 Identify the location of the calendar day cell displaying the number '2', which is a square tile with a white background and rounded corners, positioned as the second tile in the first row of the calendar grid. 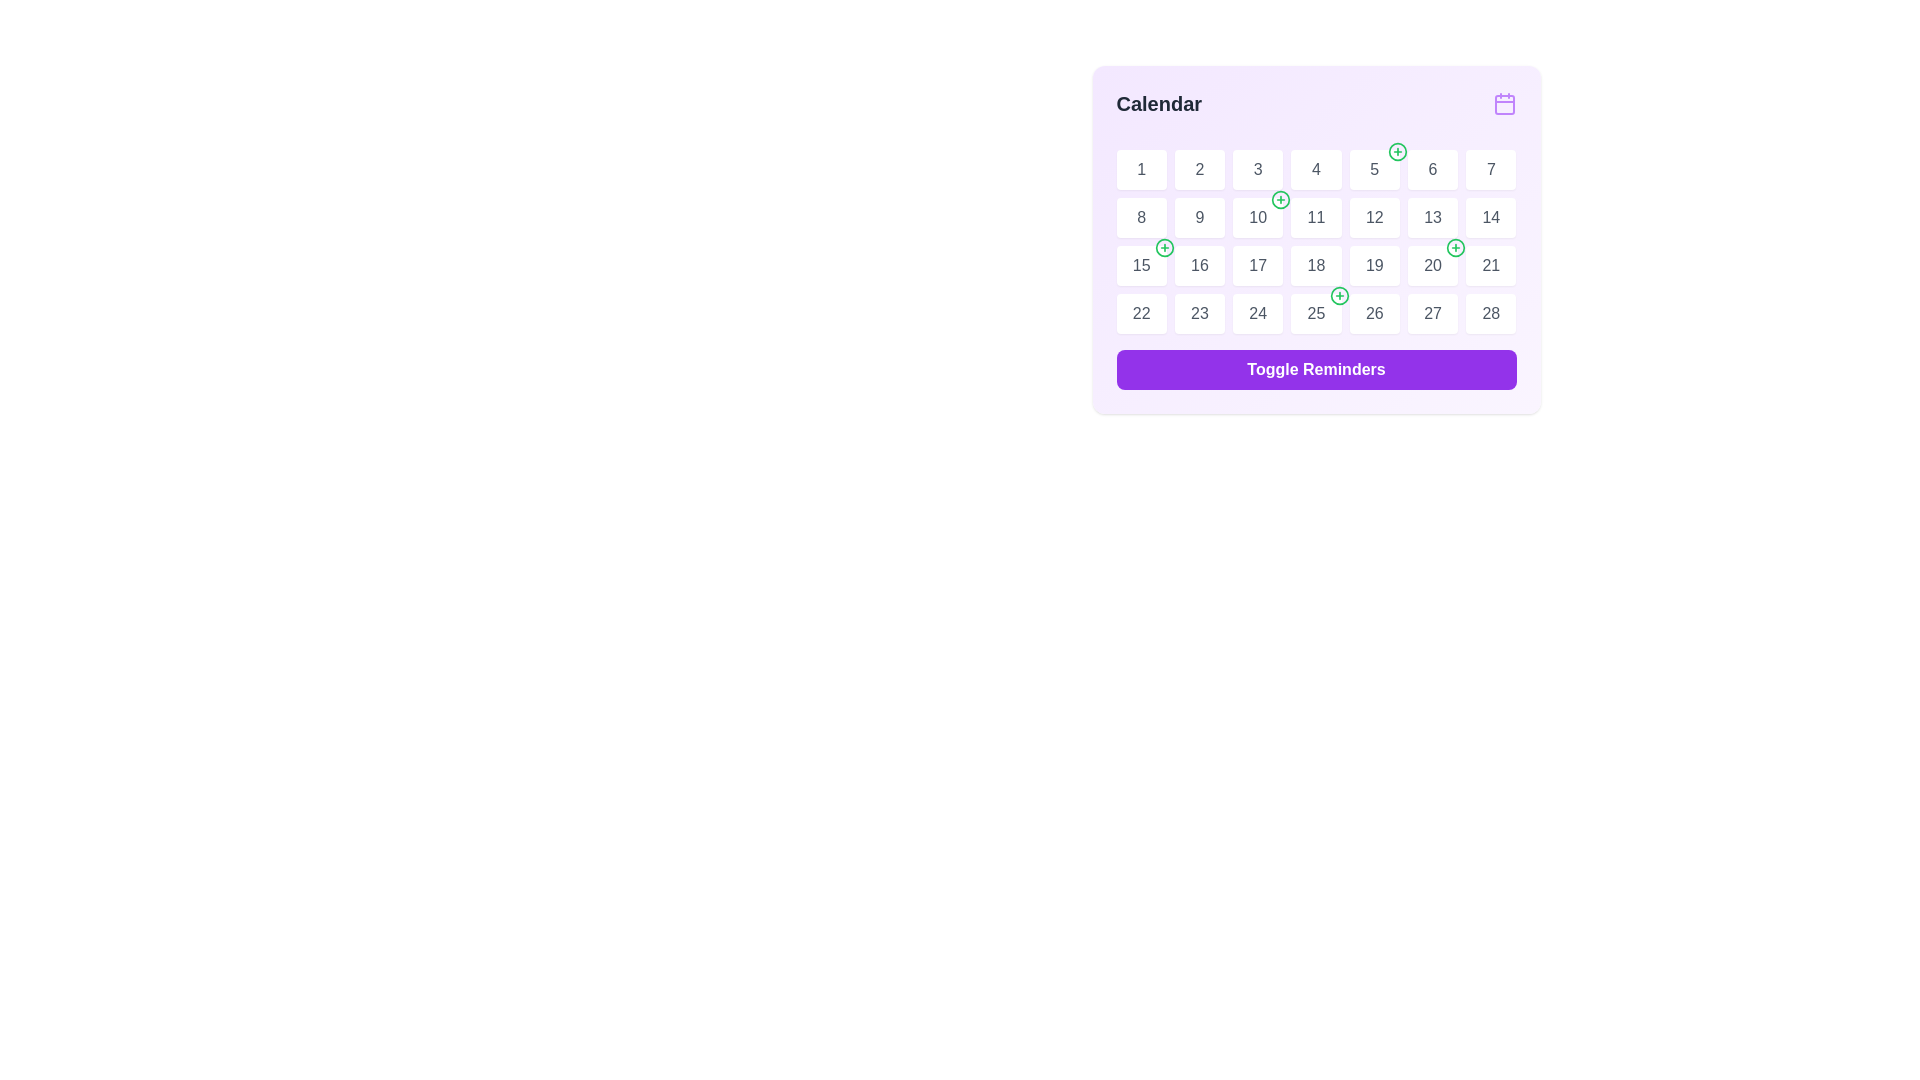
(1200, 168).